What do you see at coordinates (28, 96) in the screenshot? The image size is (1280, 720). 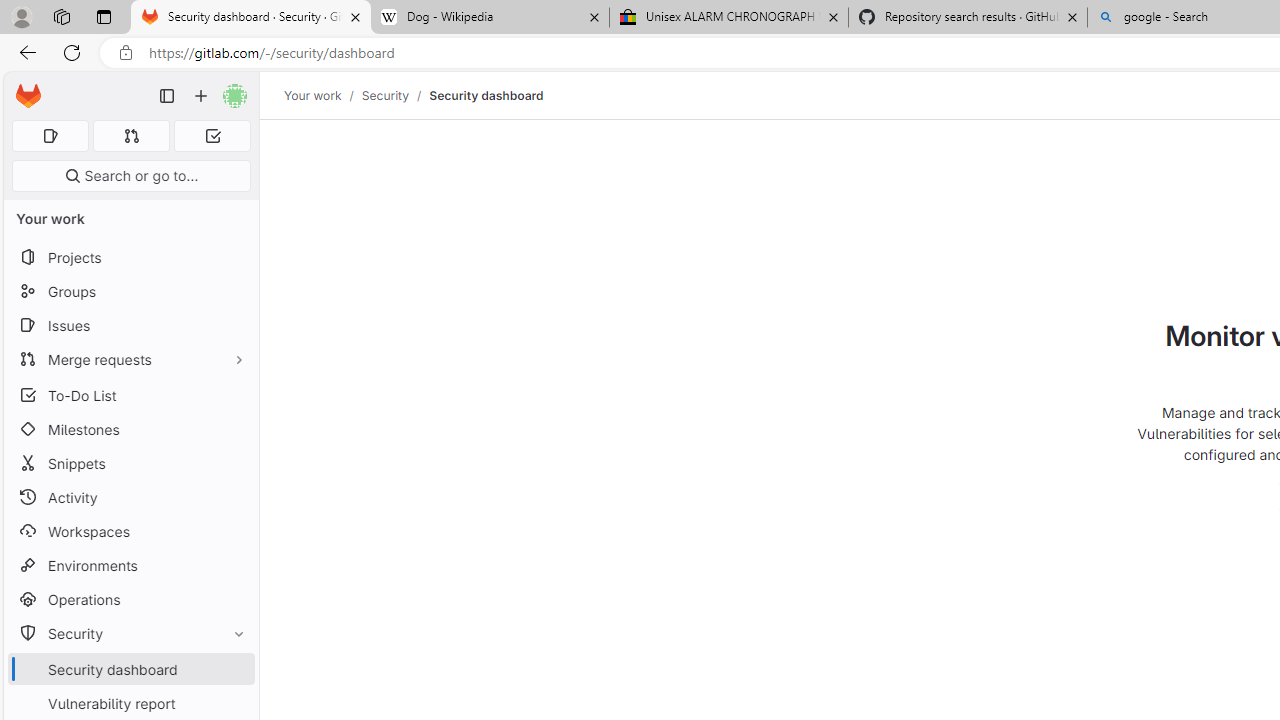 I see `'Homepage'` at bounding box center [28, 96].